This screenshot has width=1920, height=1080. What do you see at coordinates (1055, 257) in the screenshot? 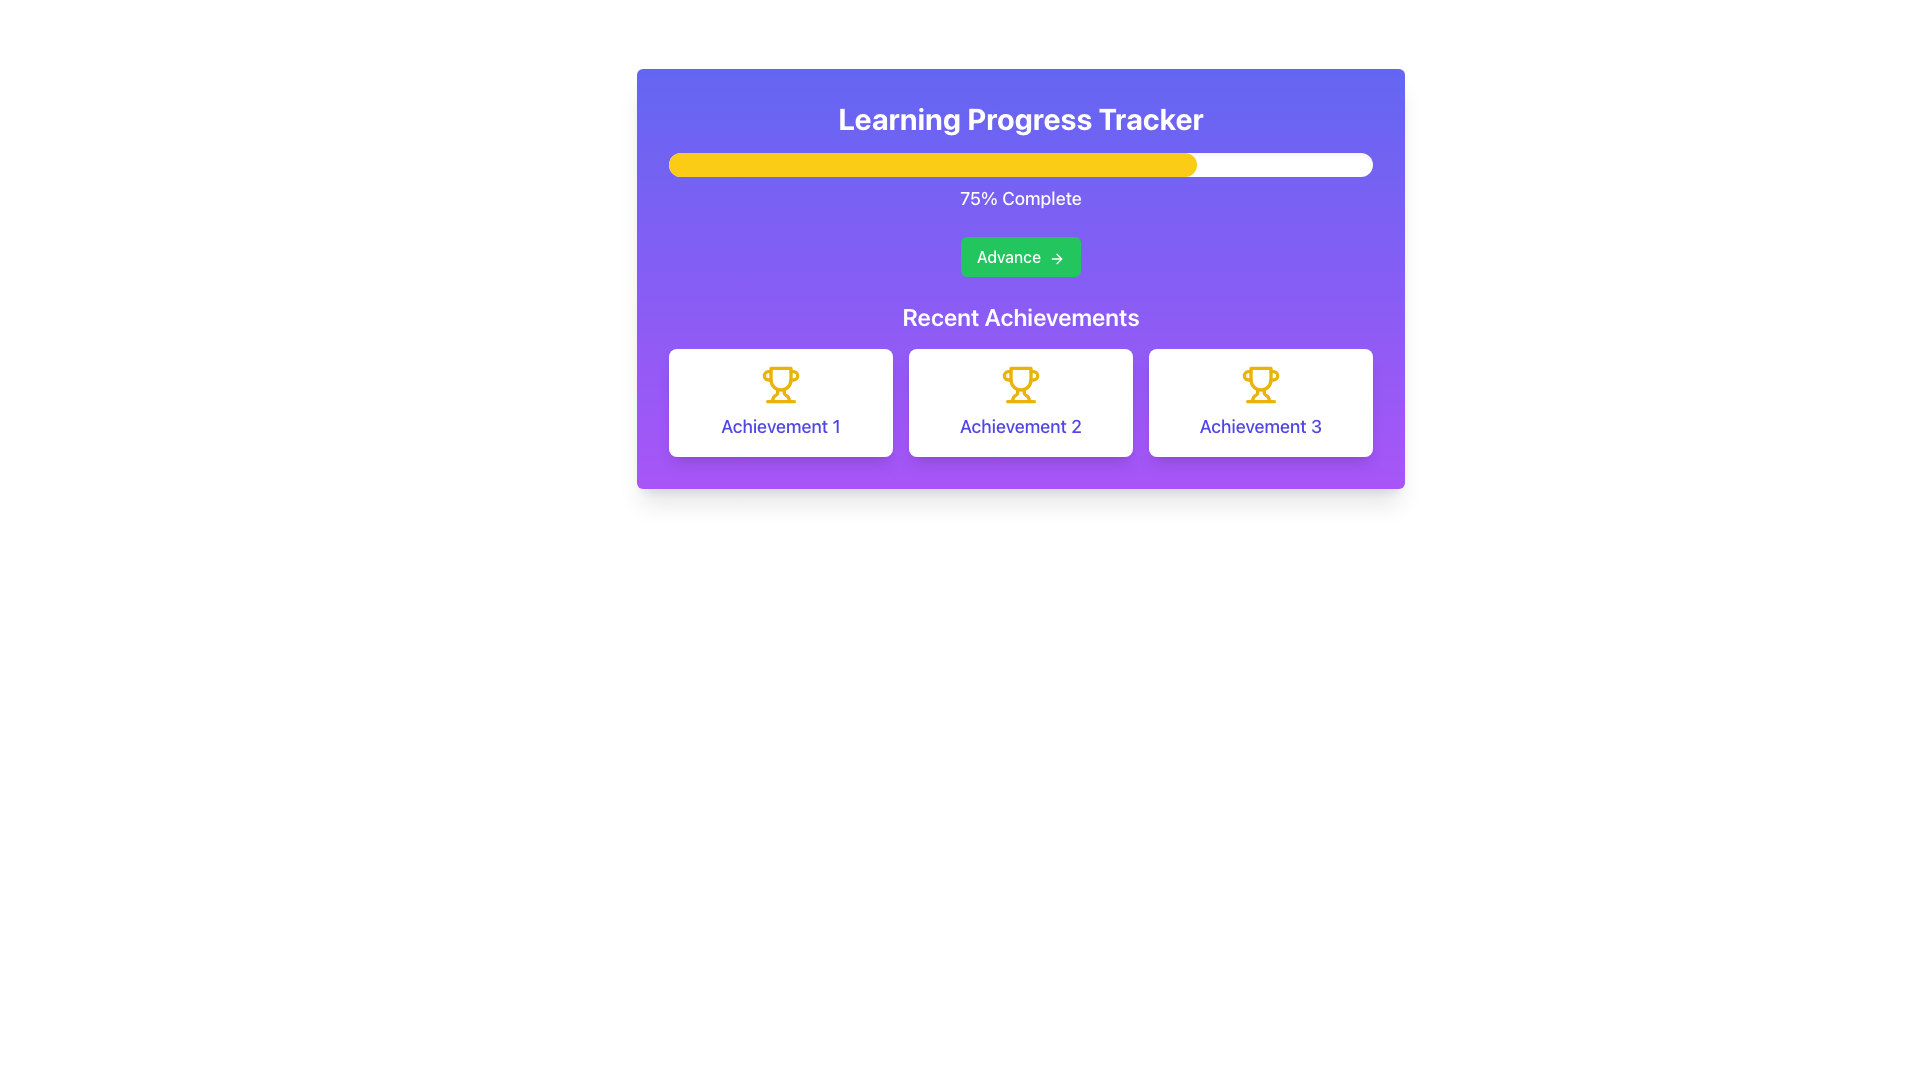
I see `the right-arrow icon located to the right of the 'Advance' text within the button, which is centered below the progress bar` at bounding box center [1055, 257].